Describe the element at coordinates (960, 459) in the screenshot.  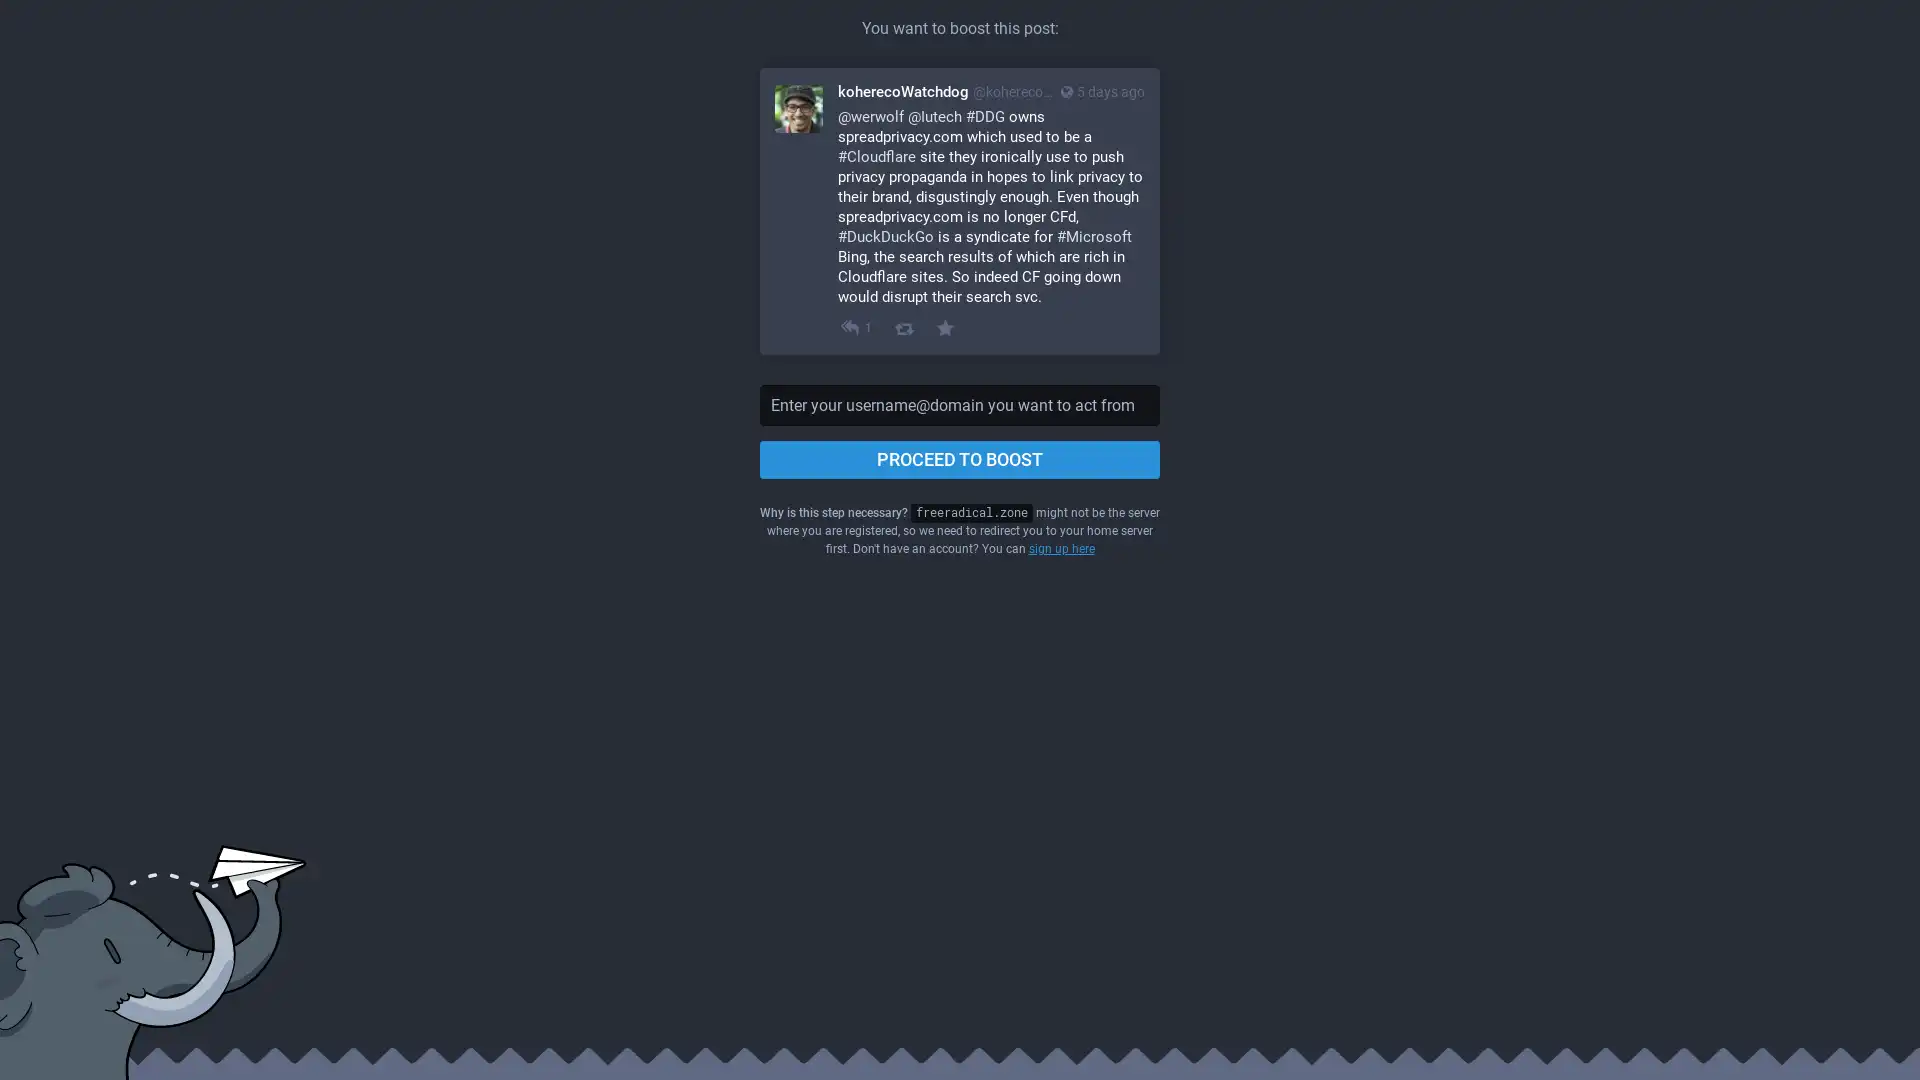
I see `PROCEED TO BOOST` at that location.